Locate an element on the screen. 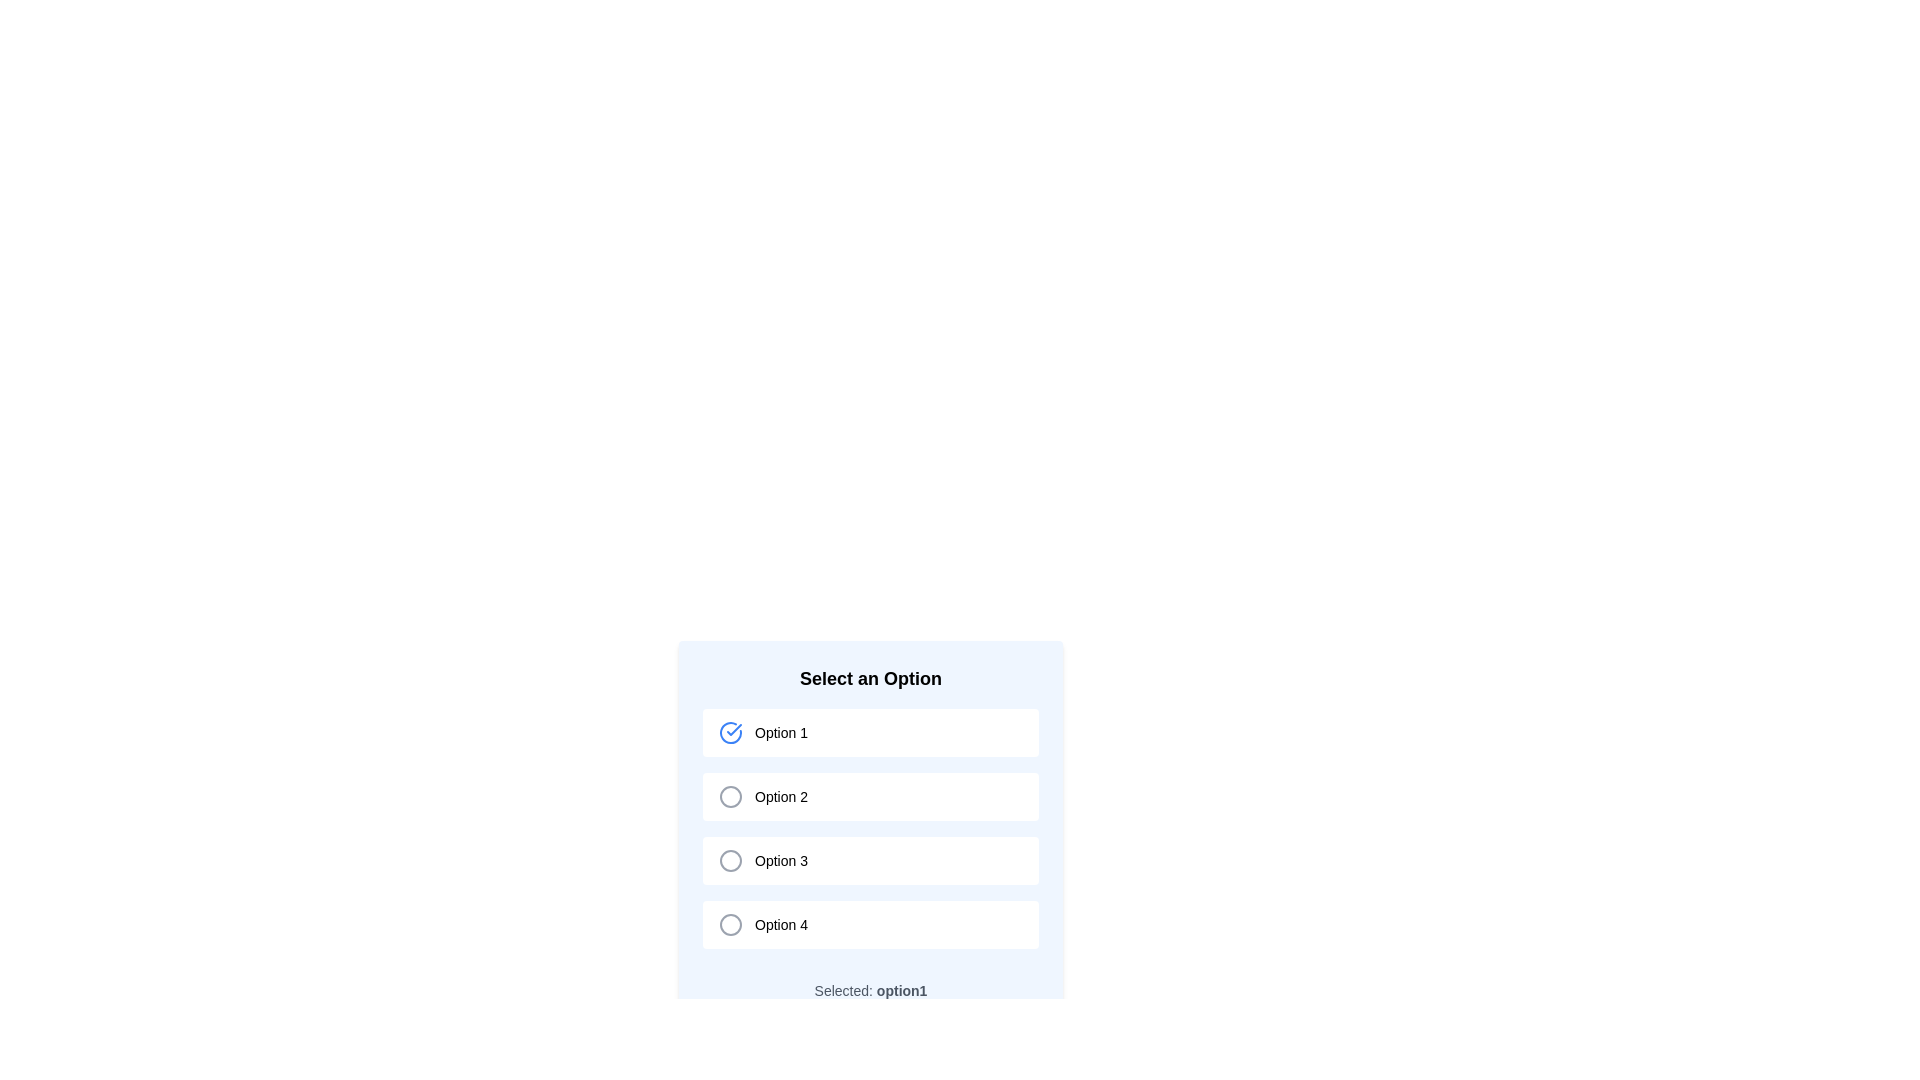 Image resolution: width=1920 pixels, height=1080 pixels. the unselected radio button for 'Option 4' is located at coordinates (729, 925).